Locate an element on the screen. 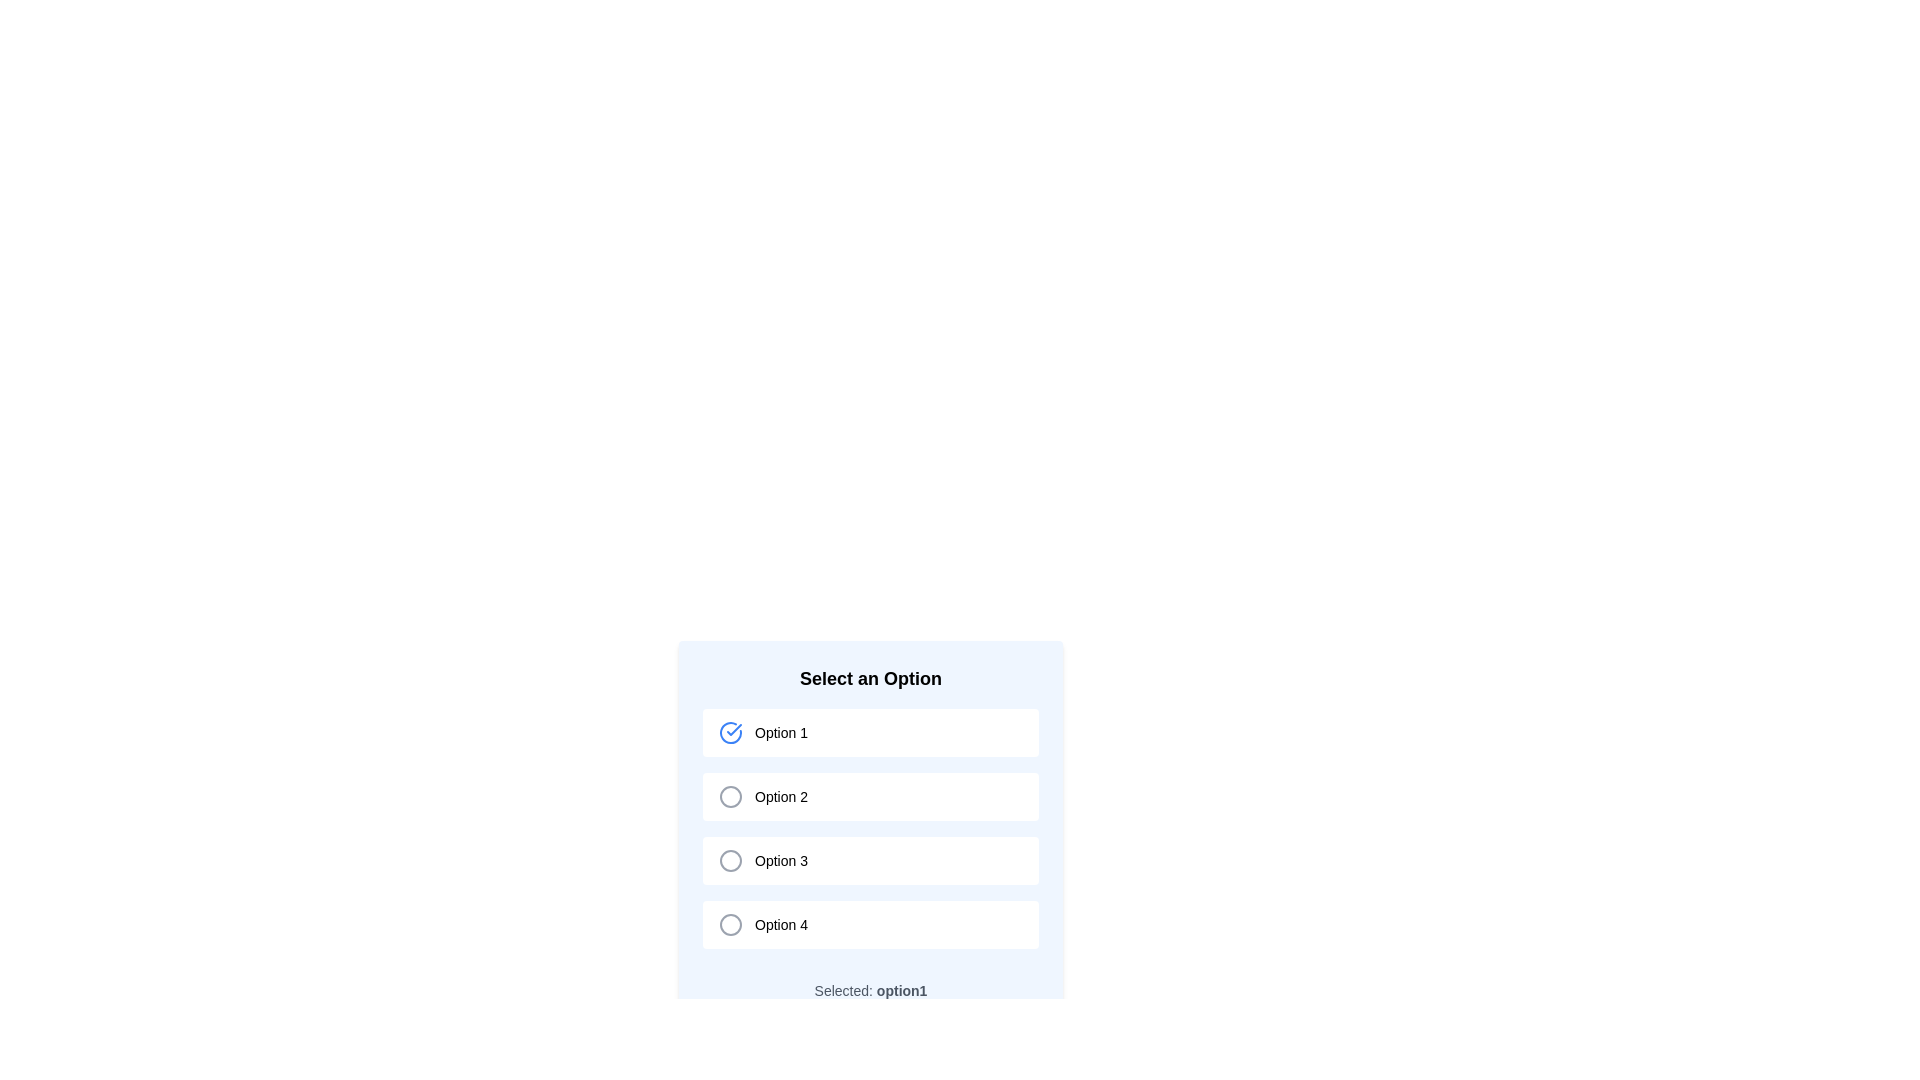 Image resolution: width=1920 pixels, height=1080 pixels. the unselected radio button for 'Option 4' is located at coordinates (729, 925).